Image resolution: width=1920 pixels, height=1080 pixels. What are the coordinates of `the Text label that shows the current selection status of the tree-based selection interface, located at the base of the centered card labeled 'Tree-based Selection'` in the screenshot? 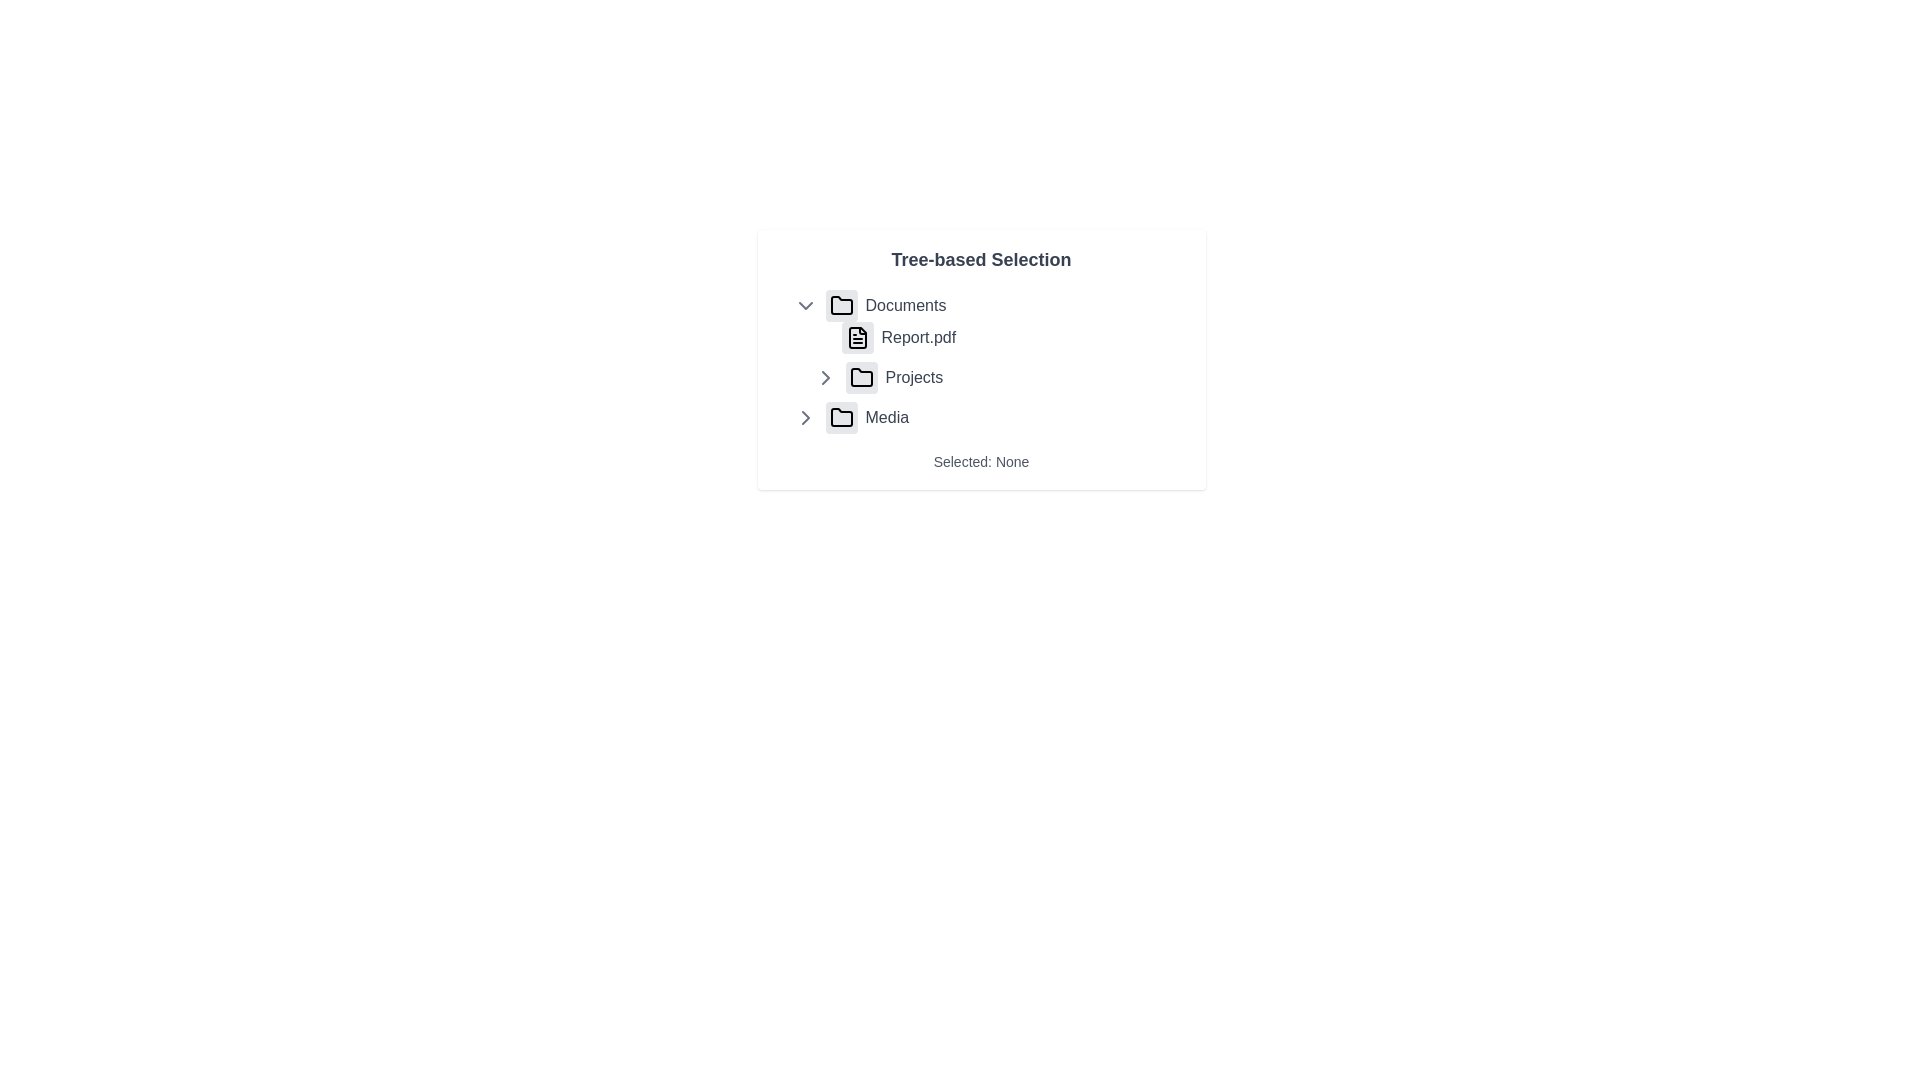 It's located at (981, 462).